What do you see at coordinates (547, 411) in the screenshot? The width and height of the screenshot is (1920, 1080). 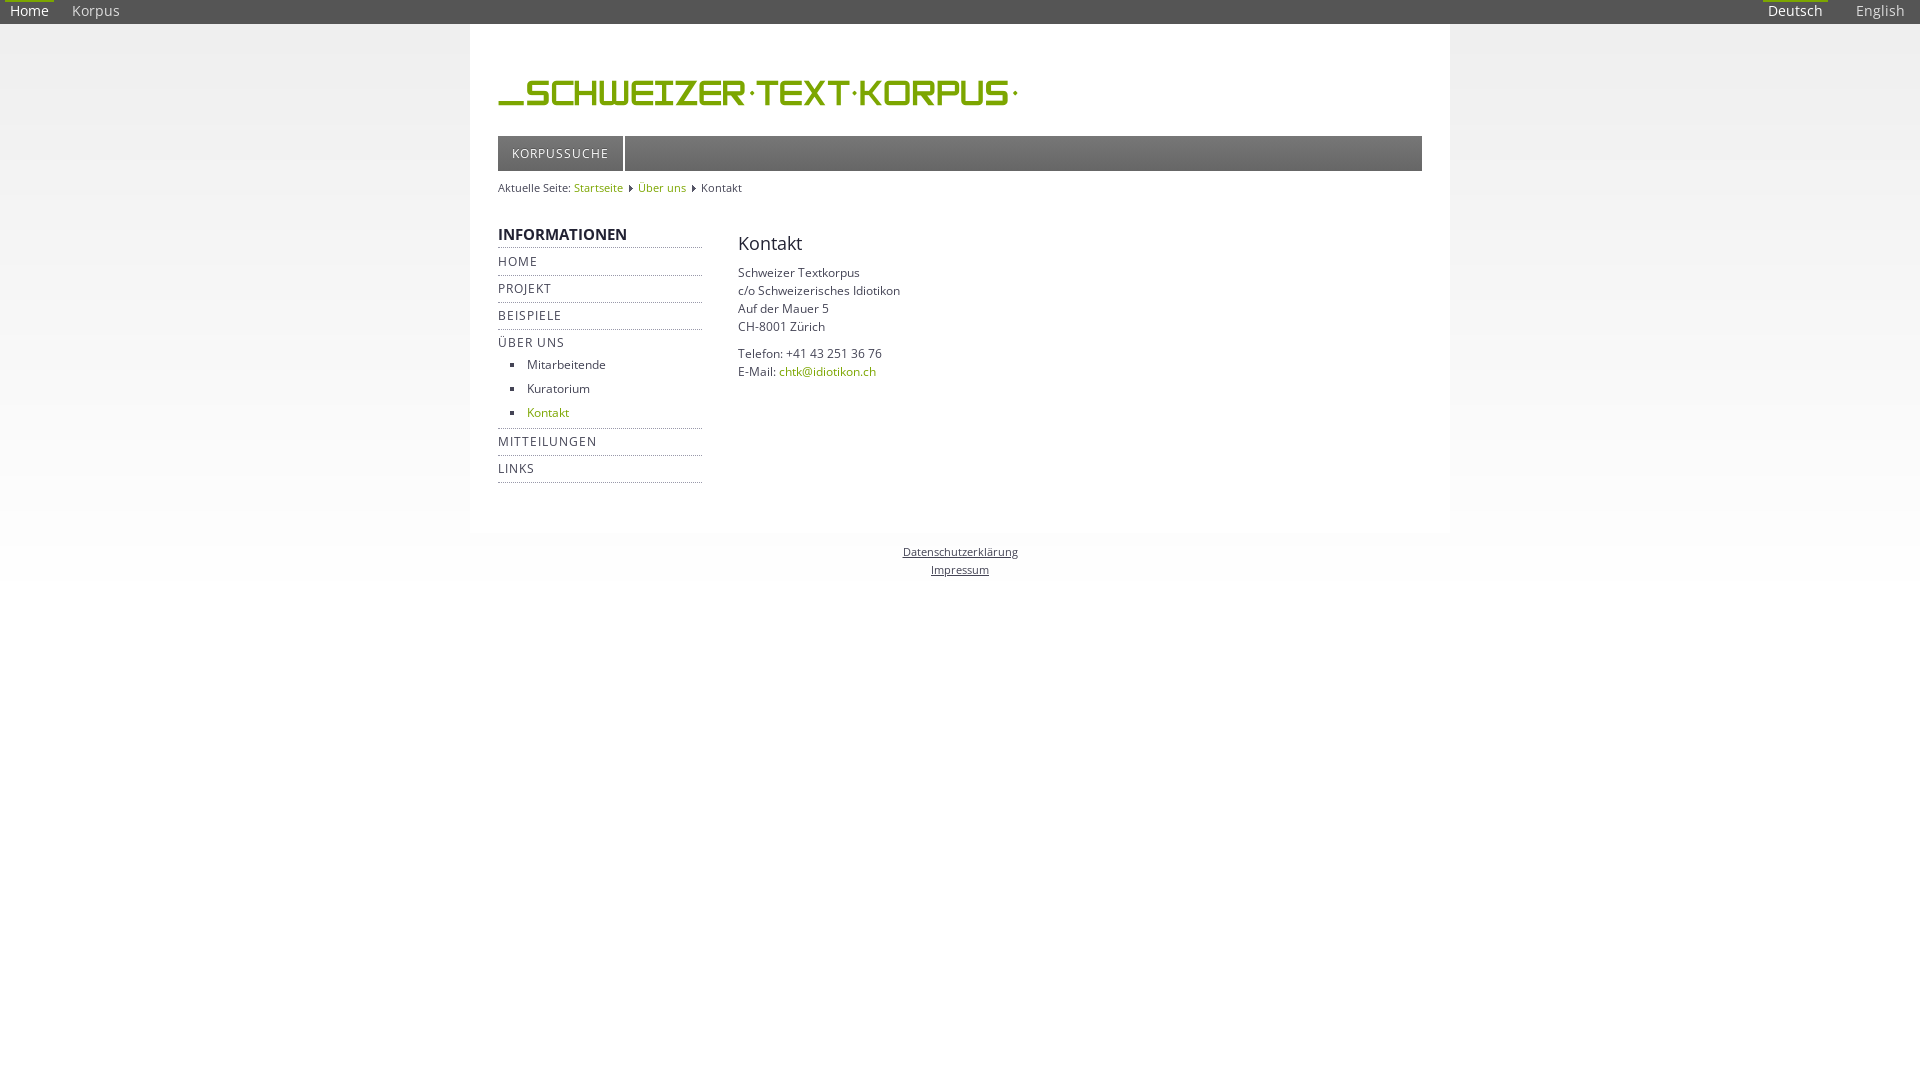 I see `'Kontakt'` at bounding box center [547, 411].